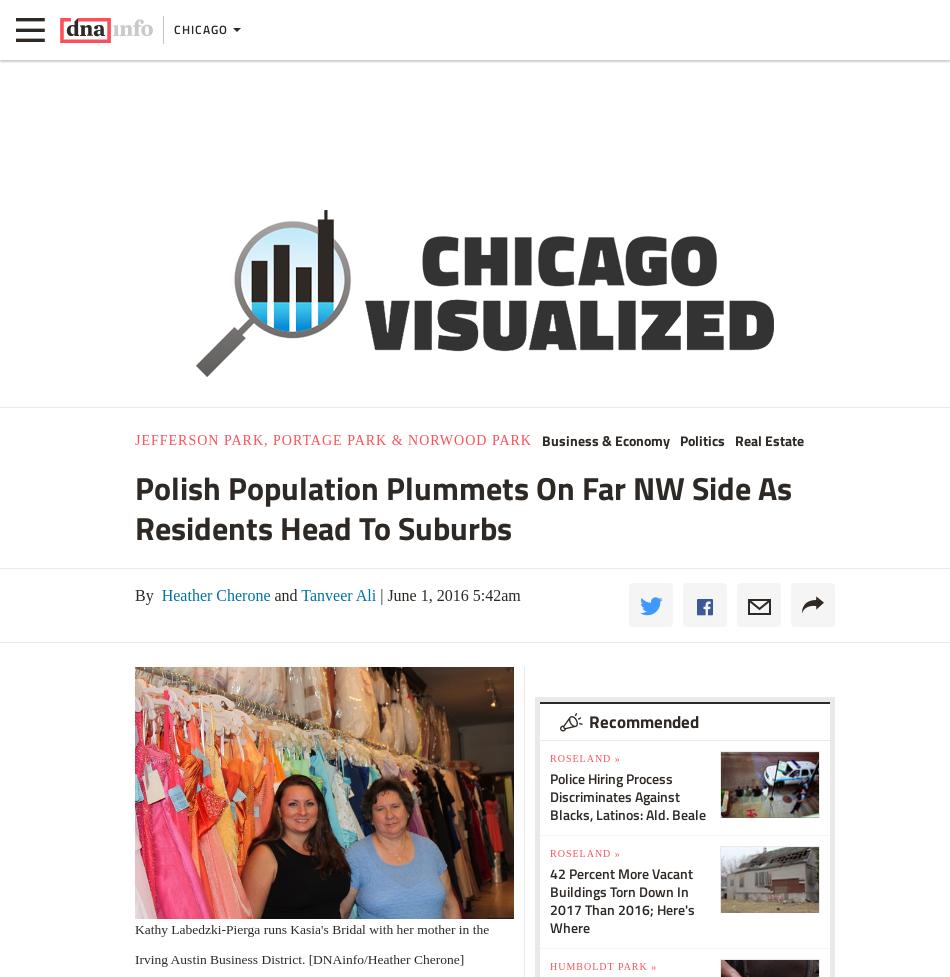 The width and height of the screenshot is (950, 977). Describe the element at coordinates (382, 593) in the screenshot. I see `'June 1, 2016 5:42am'` at that location.